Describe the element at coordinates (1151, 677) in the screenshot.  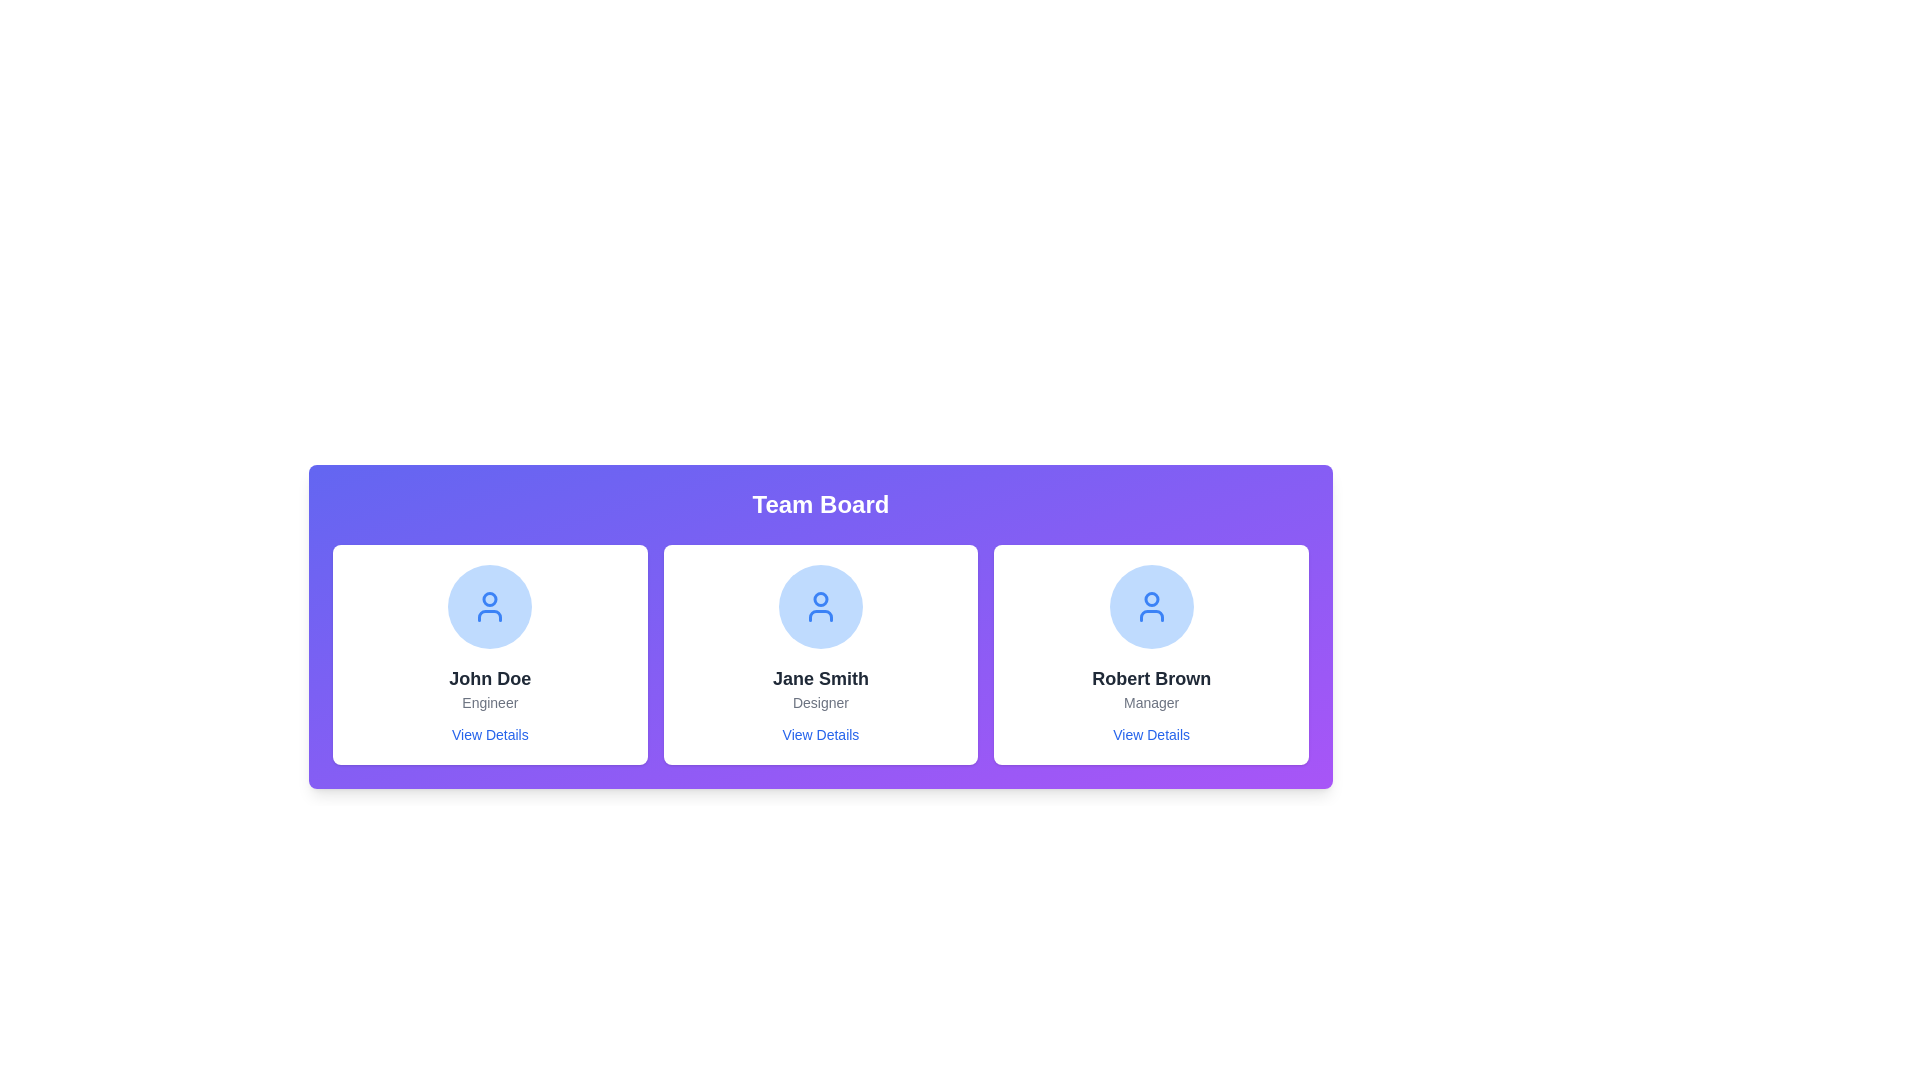
I see `the text label displaying 'Robert Brown', which is styled prominently in a larger font directly beneath the circular avatar icon and above the designation label 'Manager'` at that location.